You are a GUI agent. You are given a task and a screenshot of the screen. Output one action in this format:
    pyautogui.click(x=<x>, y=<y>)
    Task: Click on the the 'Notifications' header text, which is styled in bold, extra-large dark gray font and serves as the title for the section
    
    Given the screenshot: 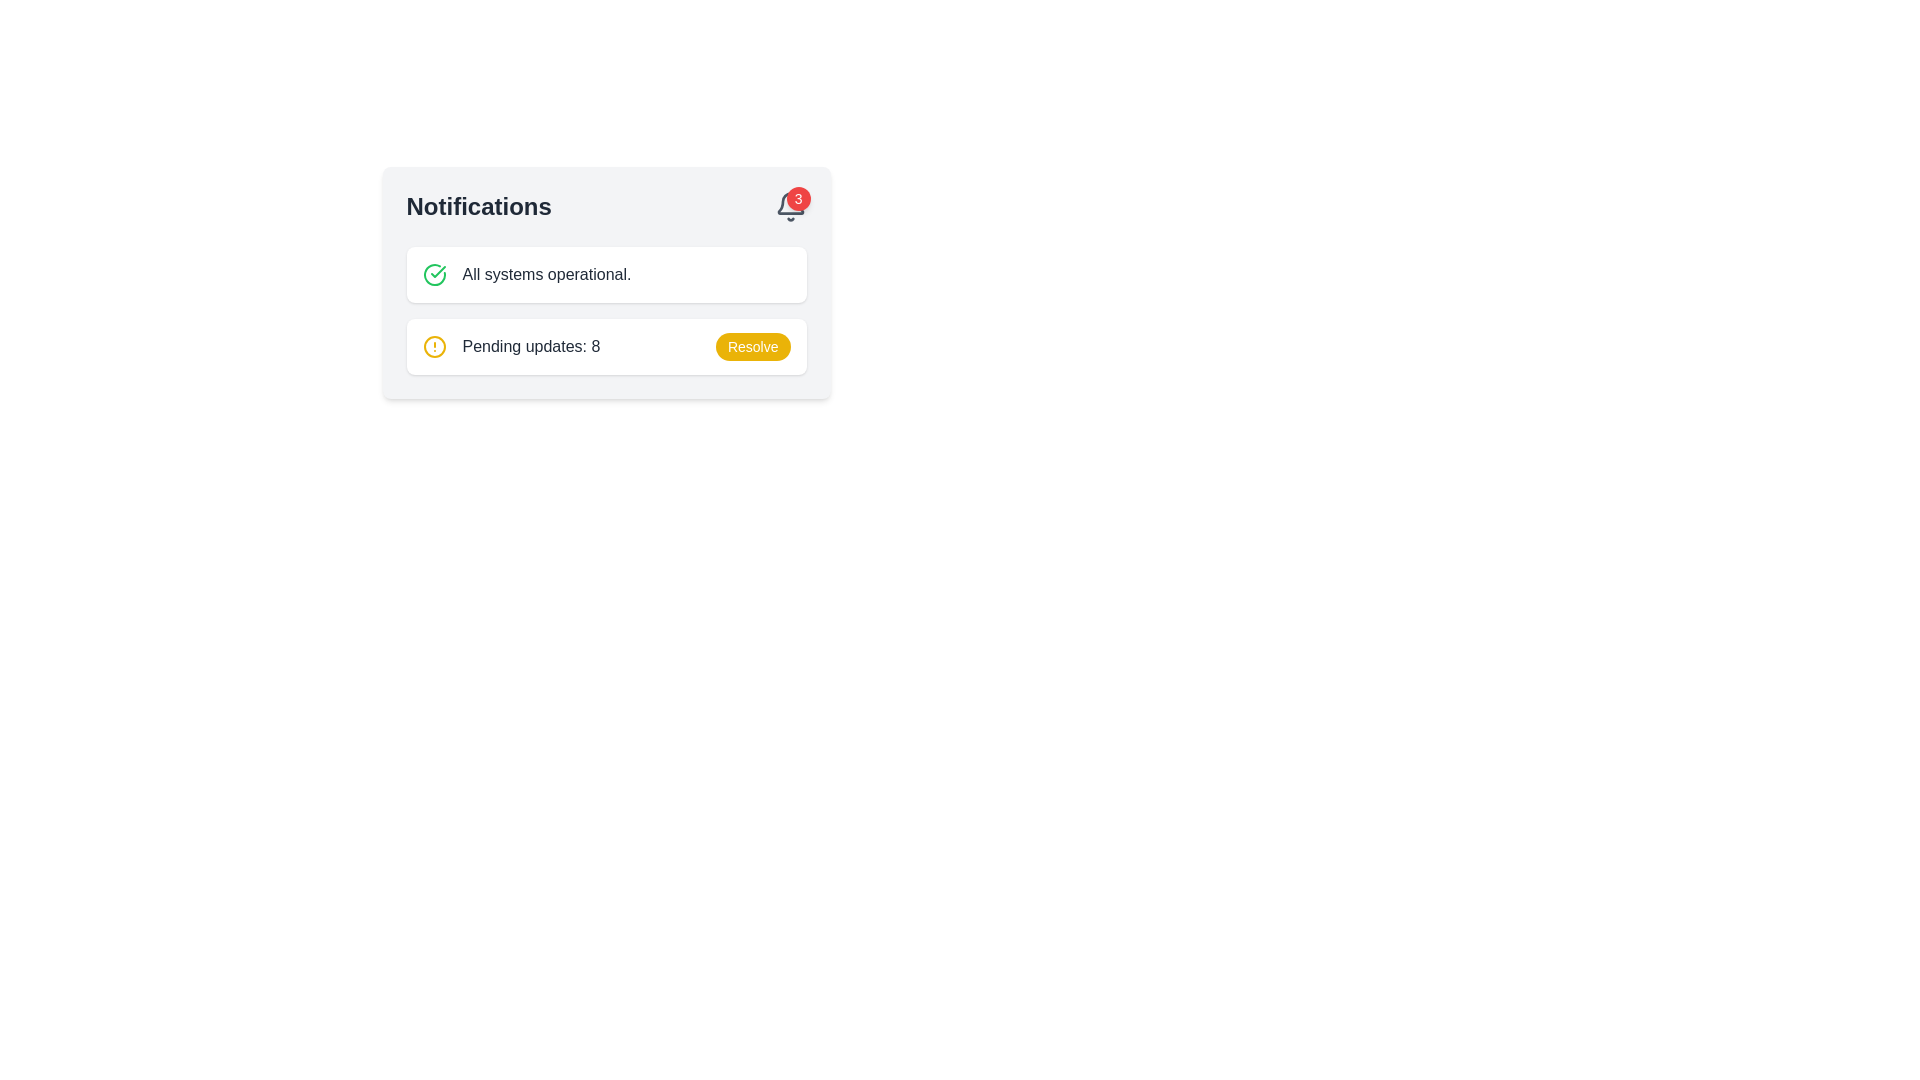 What is the action you would take?
    pyautogui.click(x=478, y=207)
    